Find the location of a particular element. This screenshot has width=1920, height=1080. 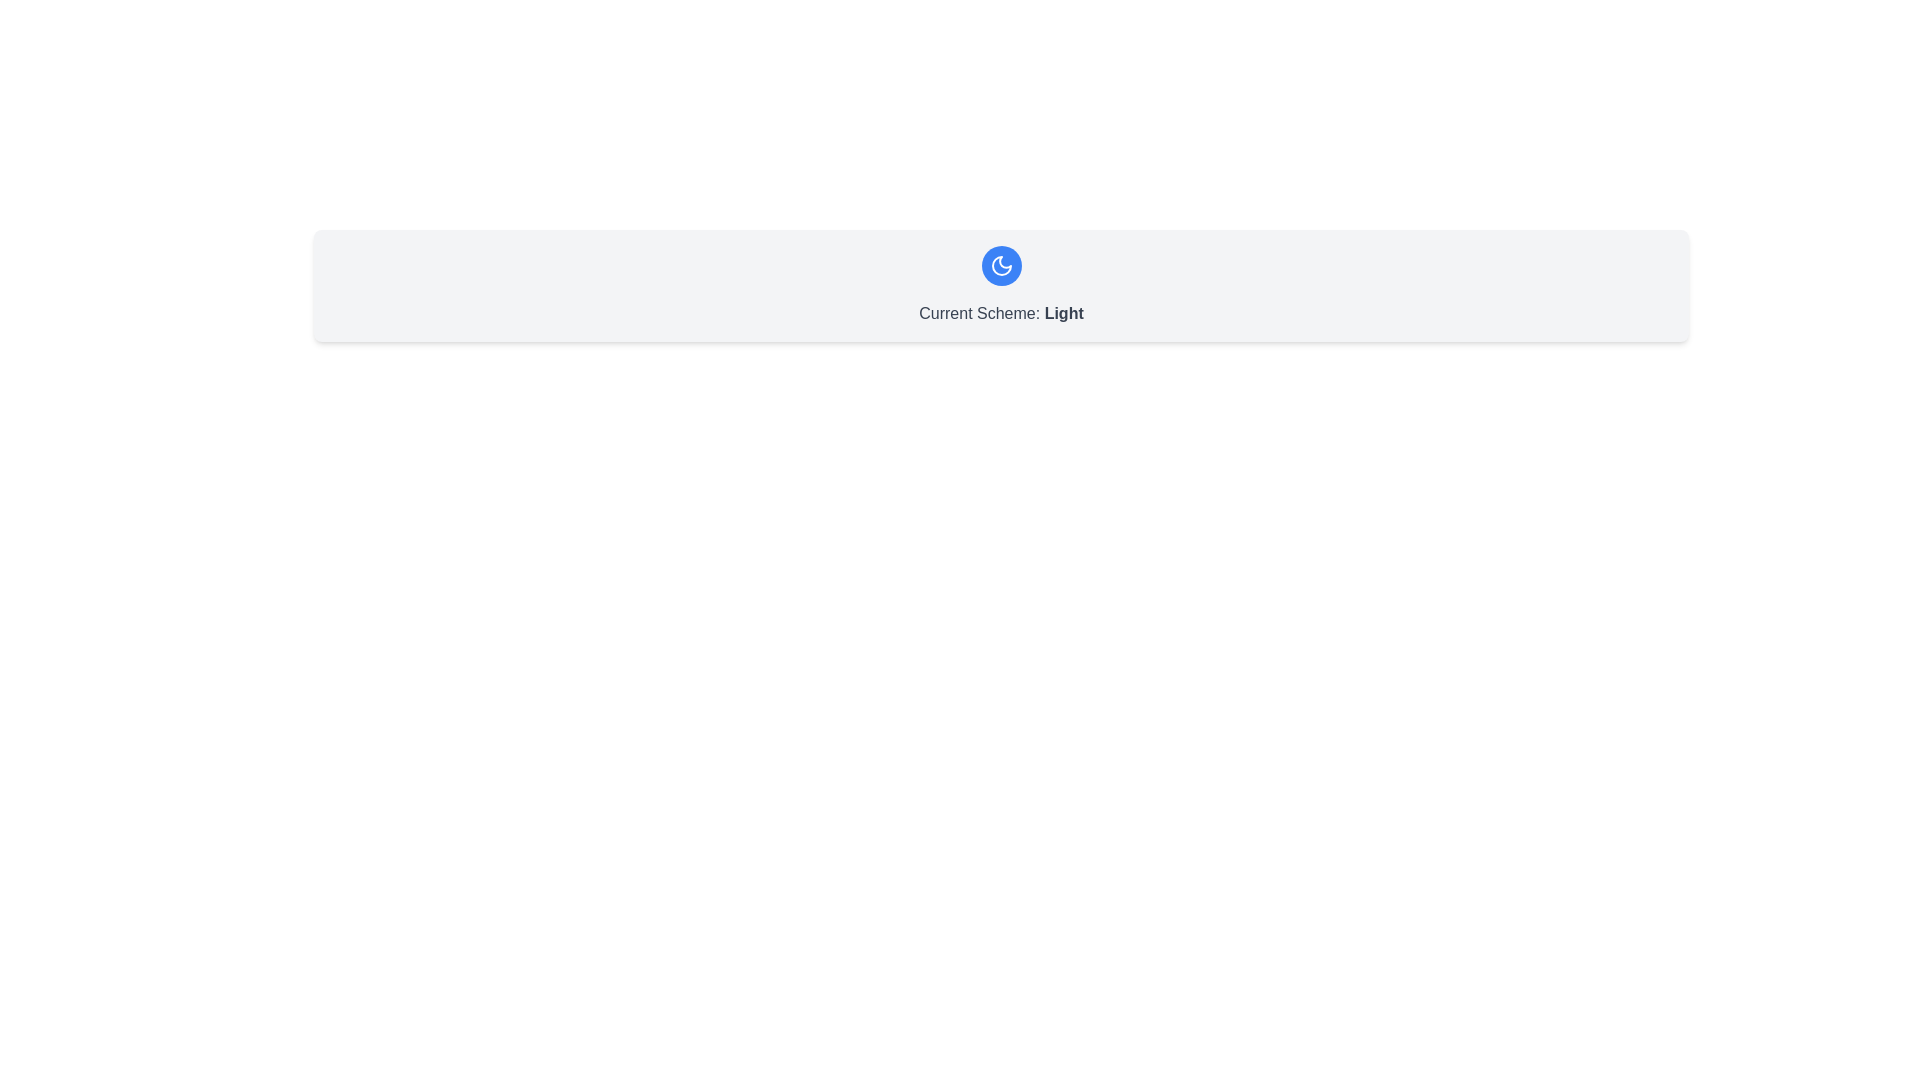

the static text label indicating the currently active scheme, which displays 'Current Scheme: Light' and is located just below a circular blue icon is located at coordinates (1063, 313).